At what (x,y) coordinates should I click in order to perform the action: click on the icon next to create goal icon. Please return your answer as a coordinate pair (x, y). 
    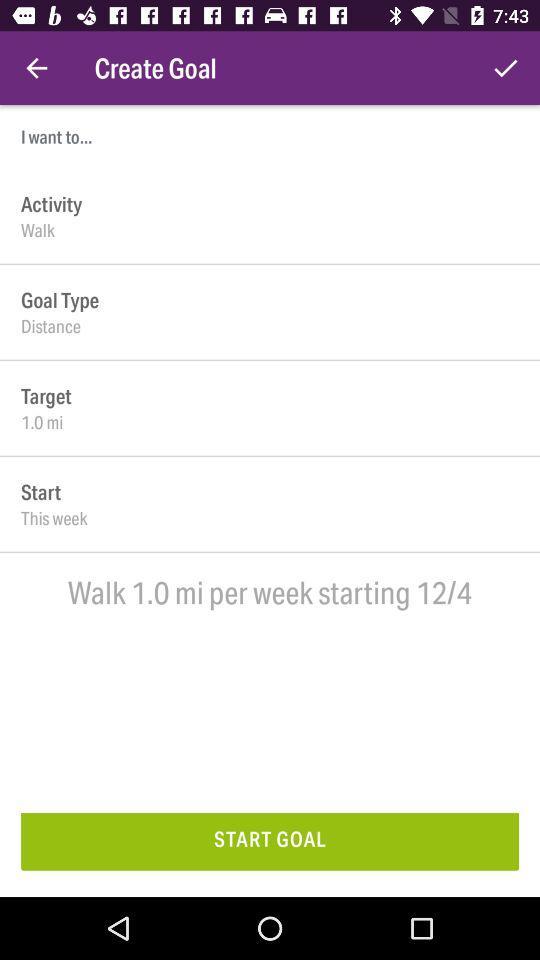
    Looking at the image, I should click on (36, 68).